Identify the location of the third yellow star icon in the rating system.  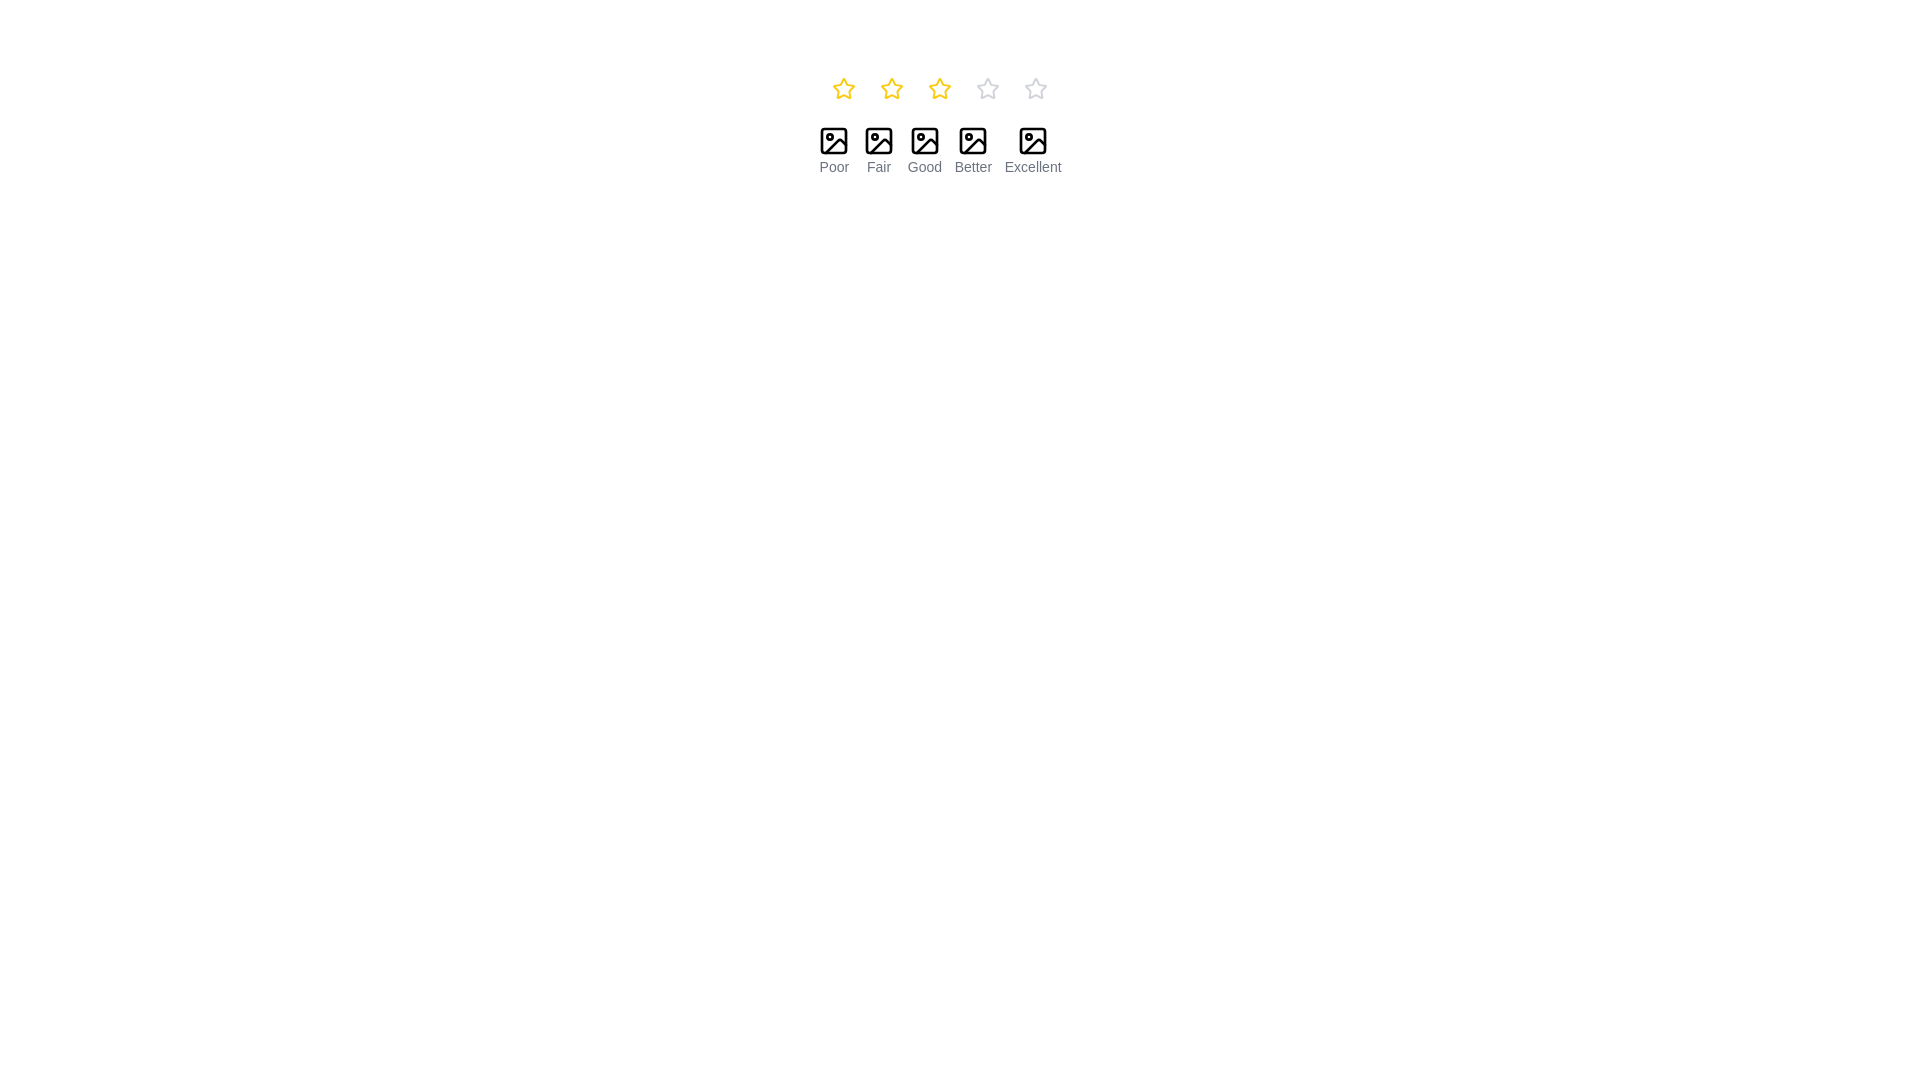
(939, 87).